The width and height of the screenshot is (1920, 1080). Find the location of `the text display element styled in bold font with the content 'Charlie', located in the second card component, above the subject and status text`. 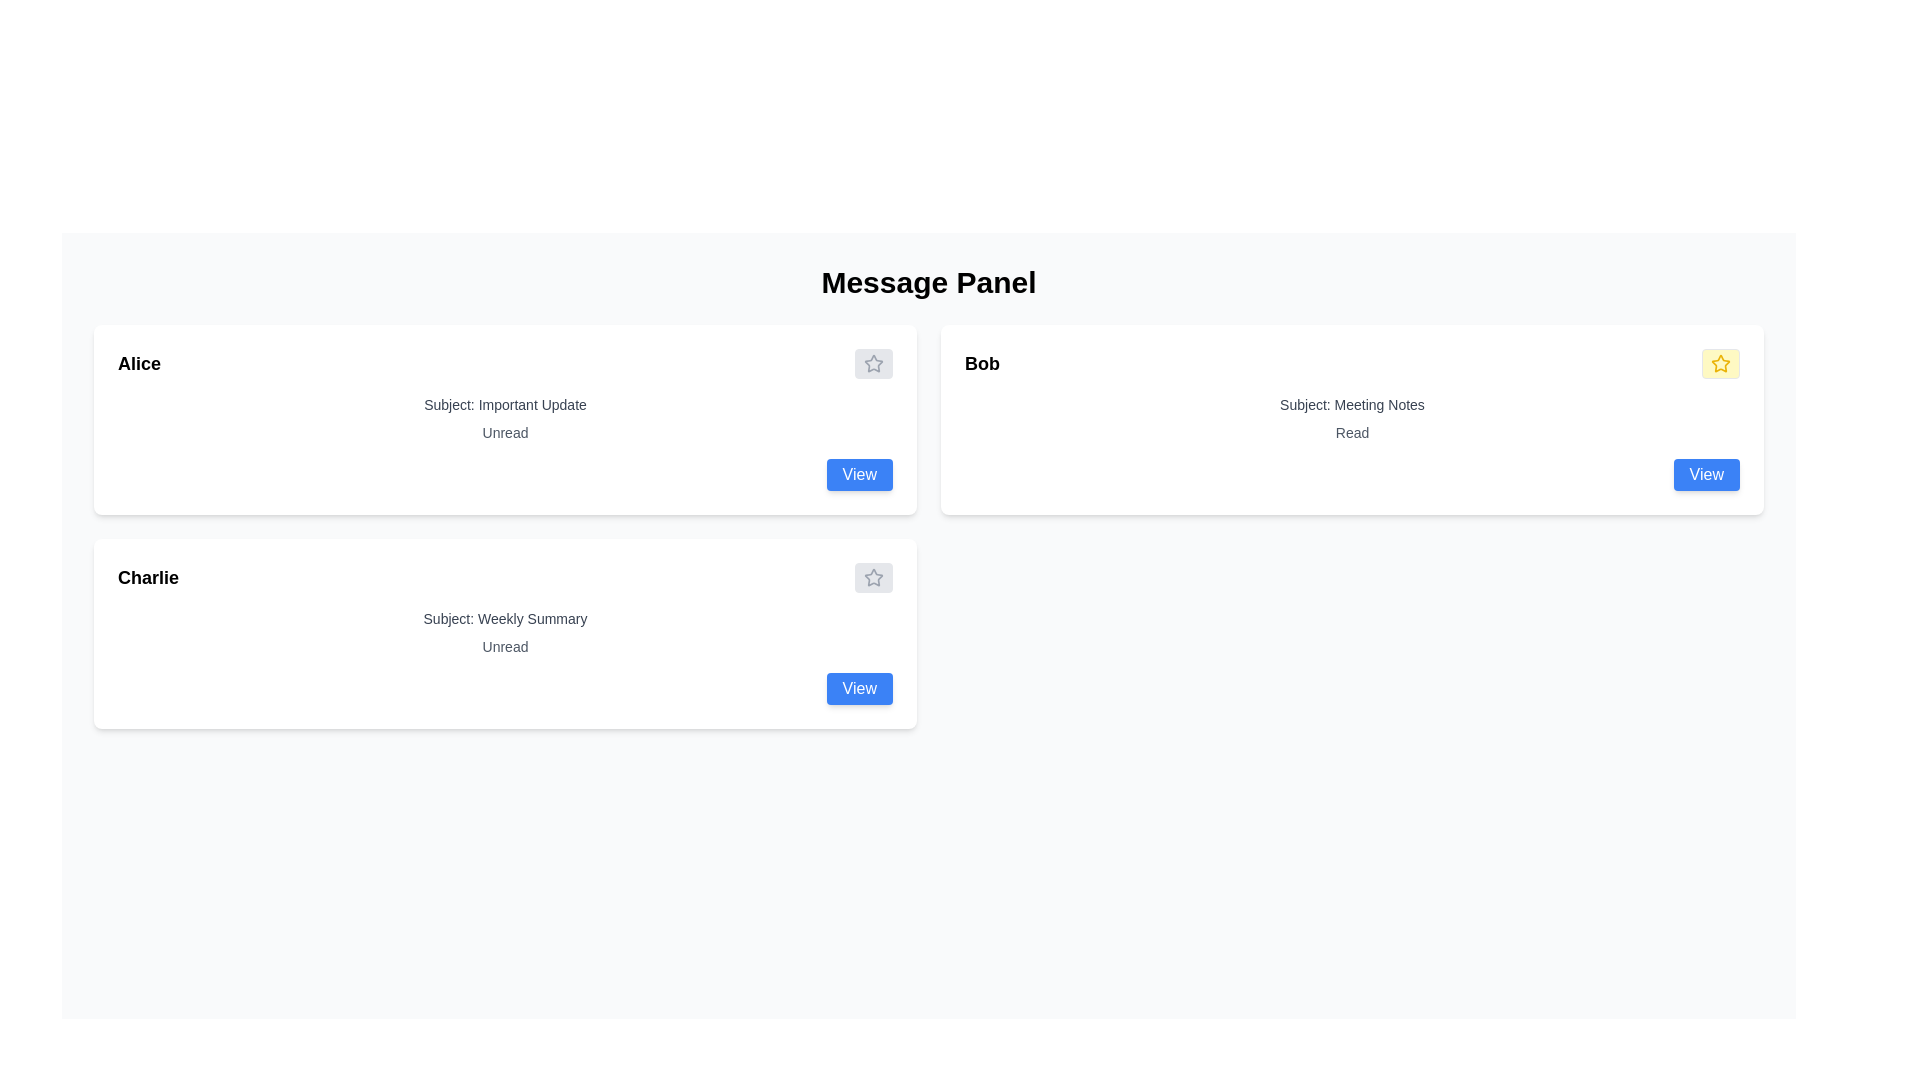

the text display element styled in bold font with the content 'Charlie', located in the second card component, above the subject and status text is located at coordinates (147, 578).